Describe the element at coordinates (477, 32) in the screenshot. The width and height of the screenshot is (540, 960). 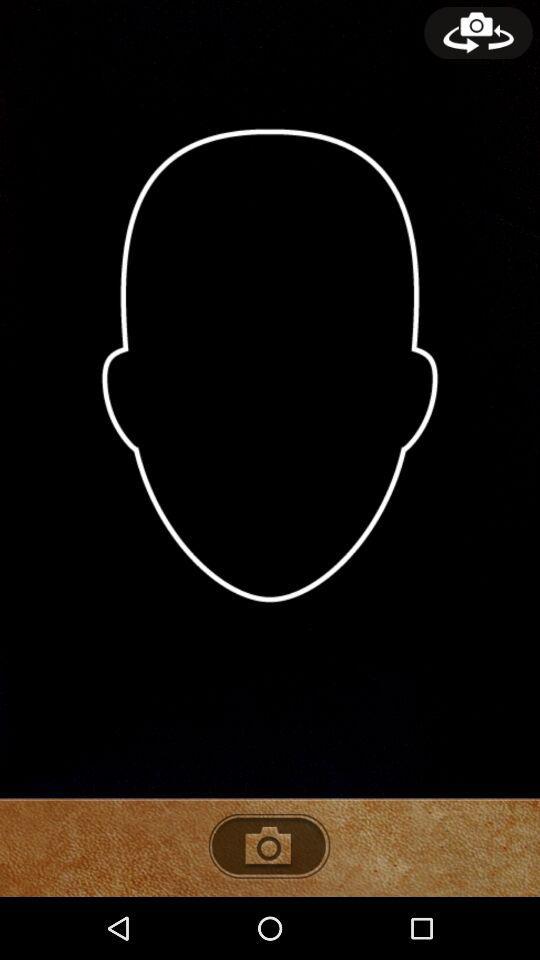
I see `switch camera` at that location.